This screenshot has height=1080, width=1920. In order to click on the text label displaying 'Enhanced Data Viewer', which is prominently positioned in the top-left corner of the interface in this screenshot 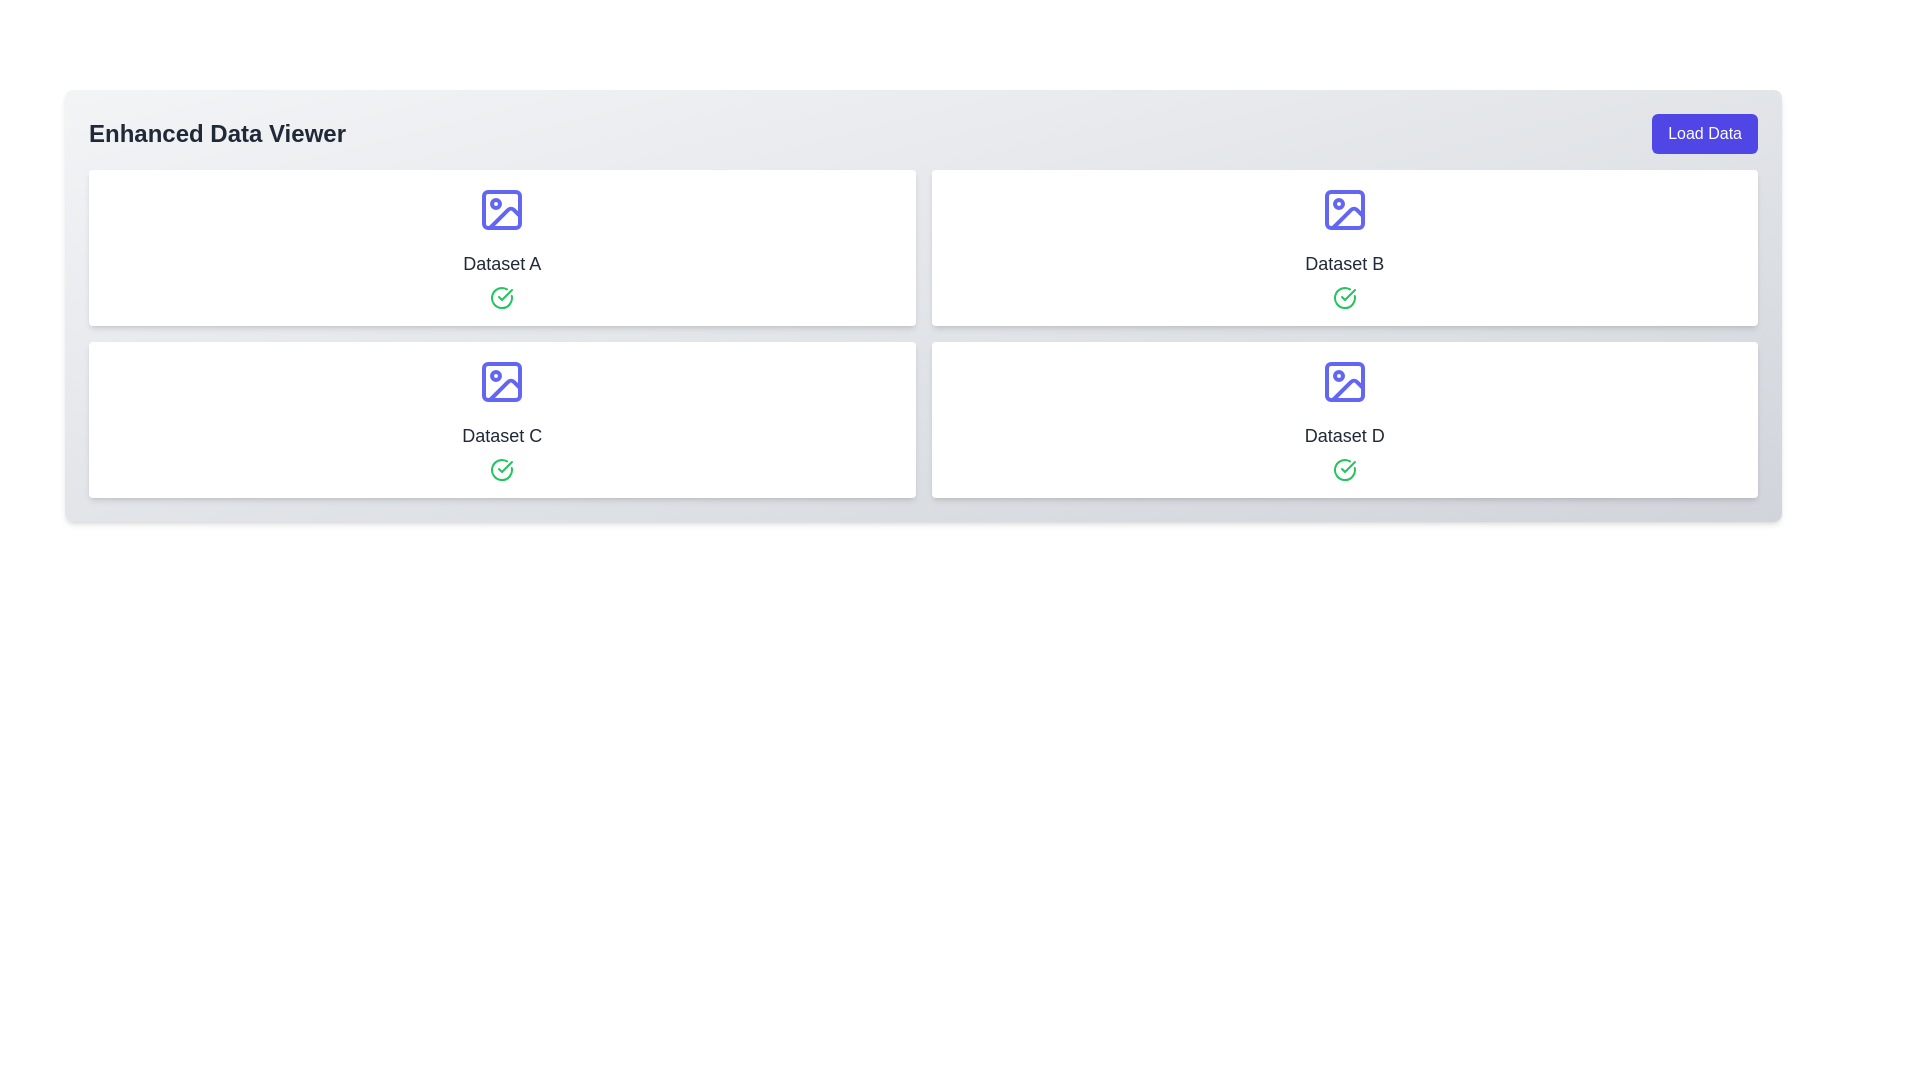, I will do `click(217, 134)`.